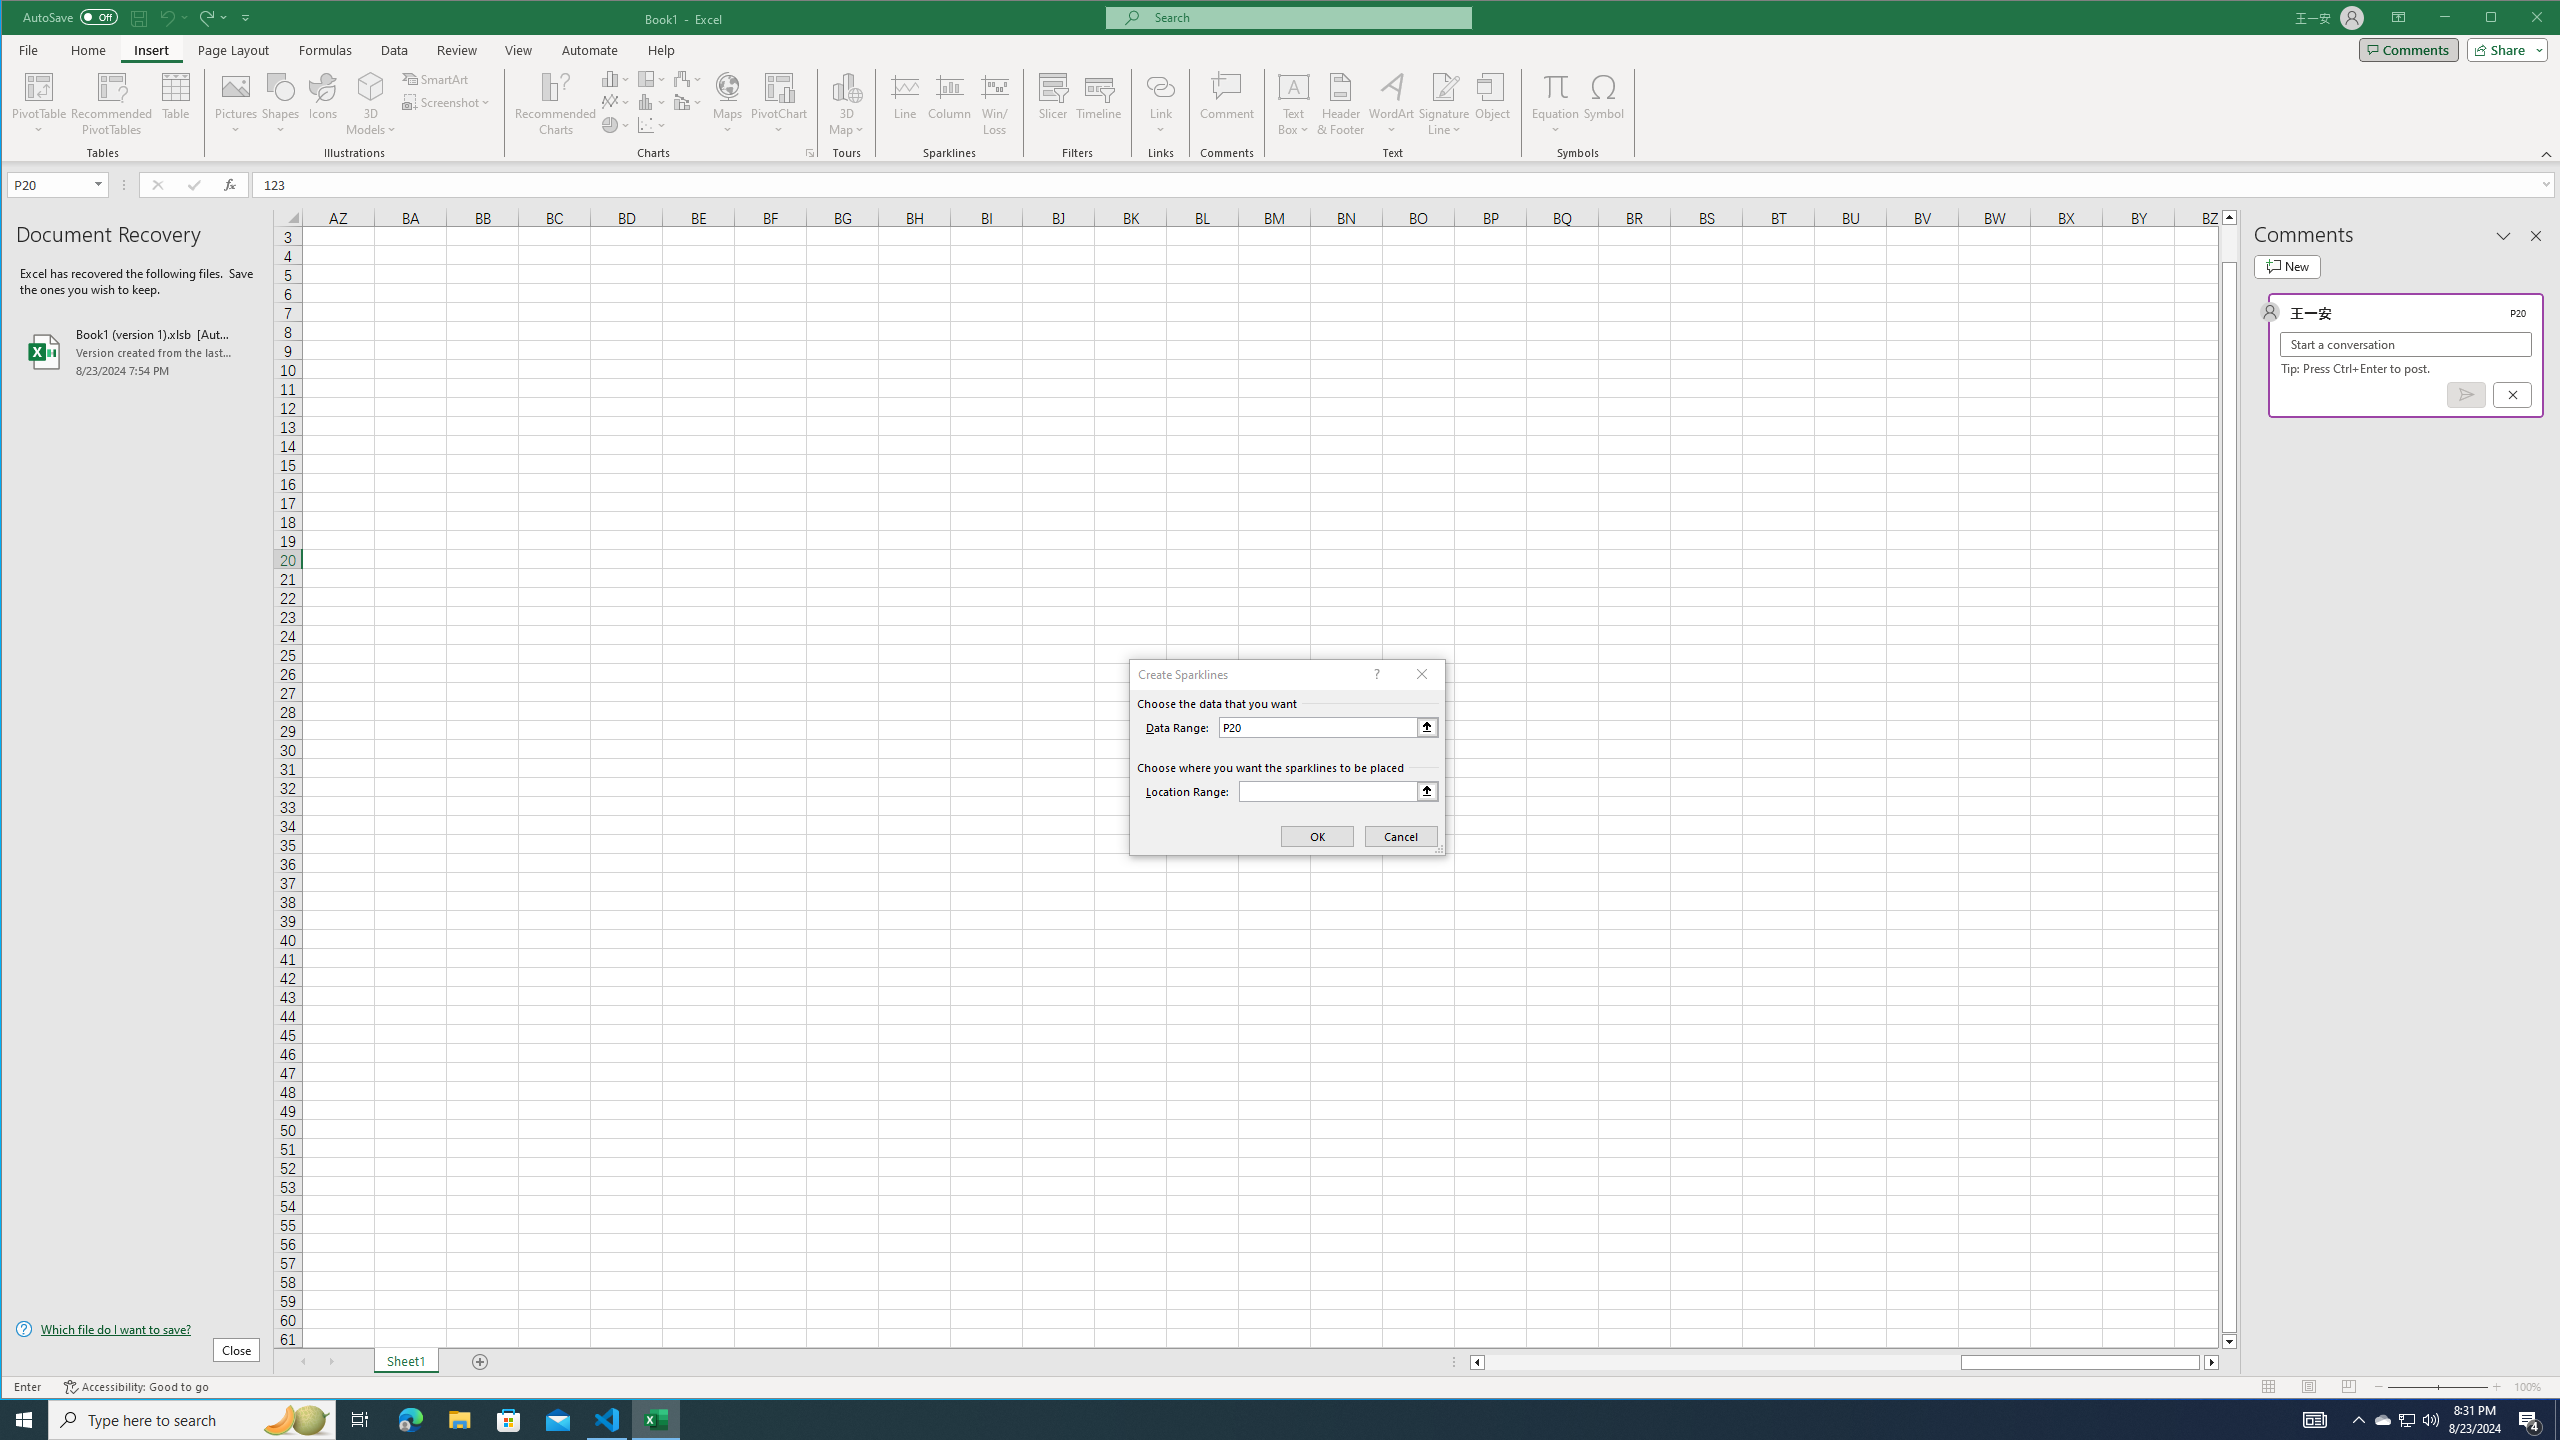 Image resolution: width=2560 pixels, height=1440 pixels. I want to click on 'Icons', so click(322, 103).